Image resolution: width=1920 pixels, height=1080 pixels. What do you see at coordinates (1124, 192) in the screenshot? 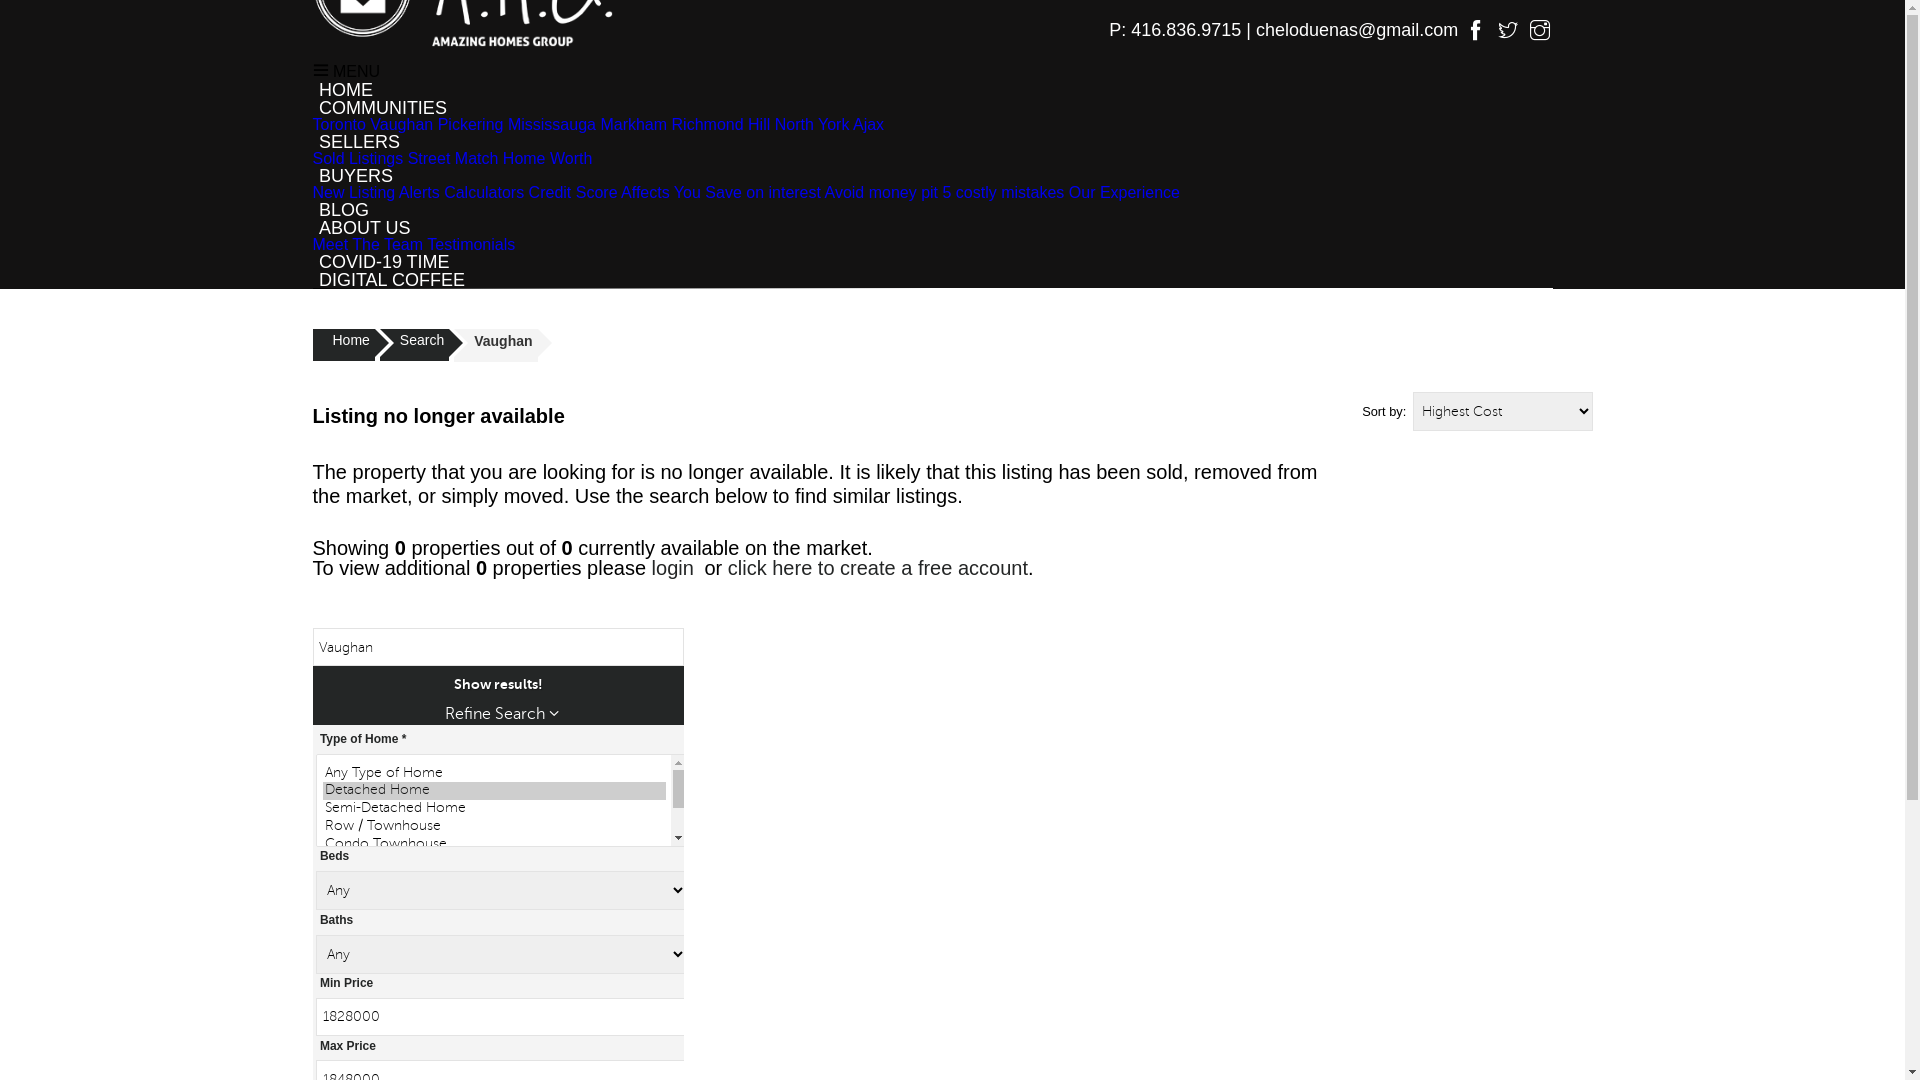
I see `'Our Experience'` at bounding box center [1124, 192].